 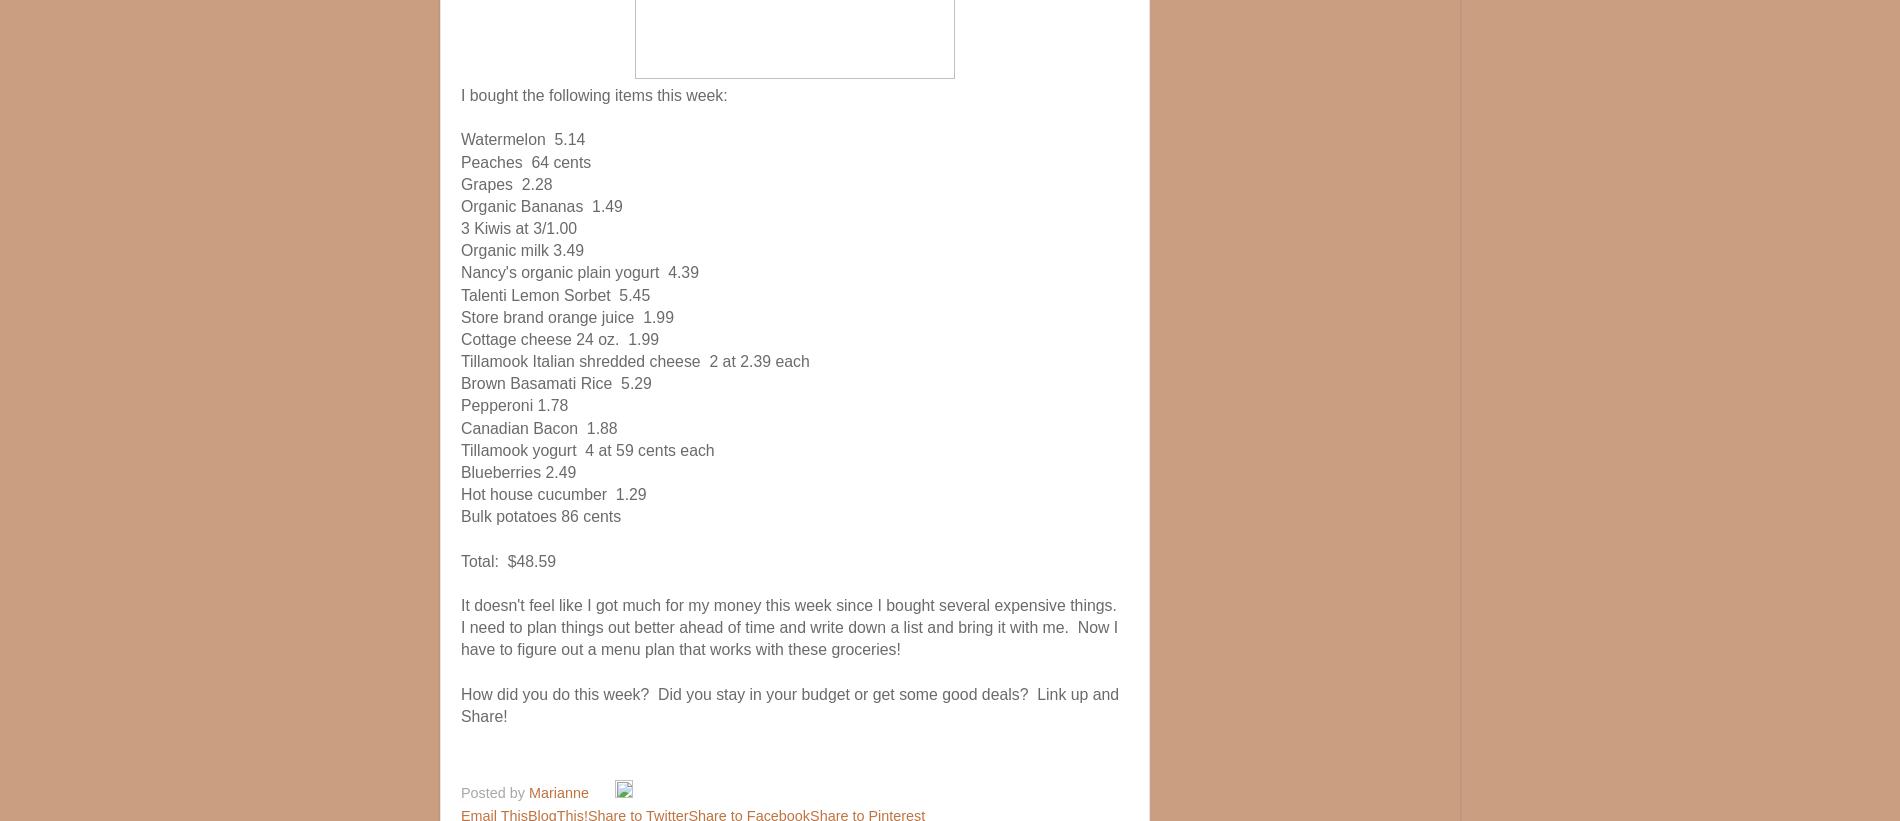 I want to click on 'It doesn't feel like I got much for my money this week since I bought several expensive things.  I need to plan things out better ahead of time and write down a list and bring it with me.  Now I have to figure out a menu plan that works with these groceries!', so click(x=789, y=627).